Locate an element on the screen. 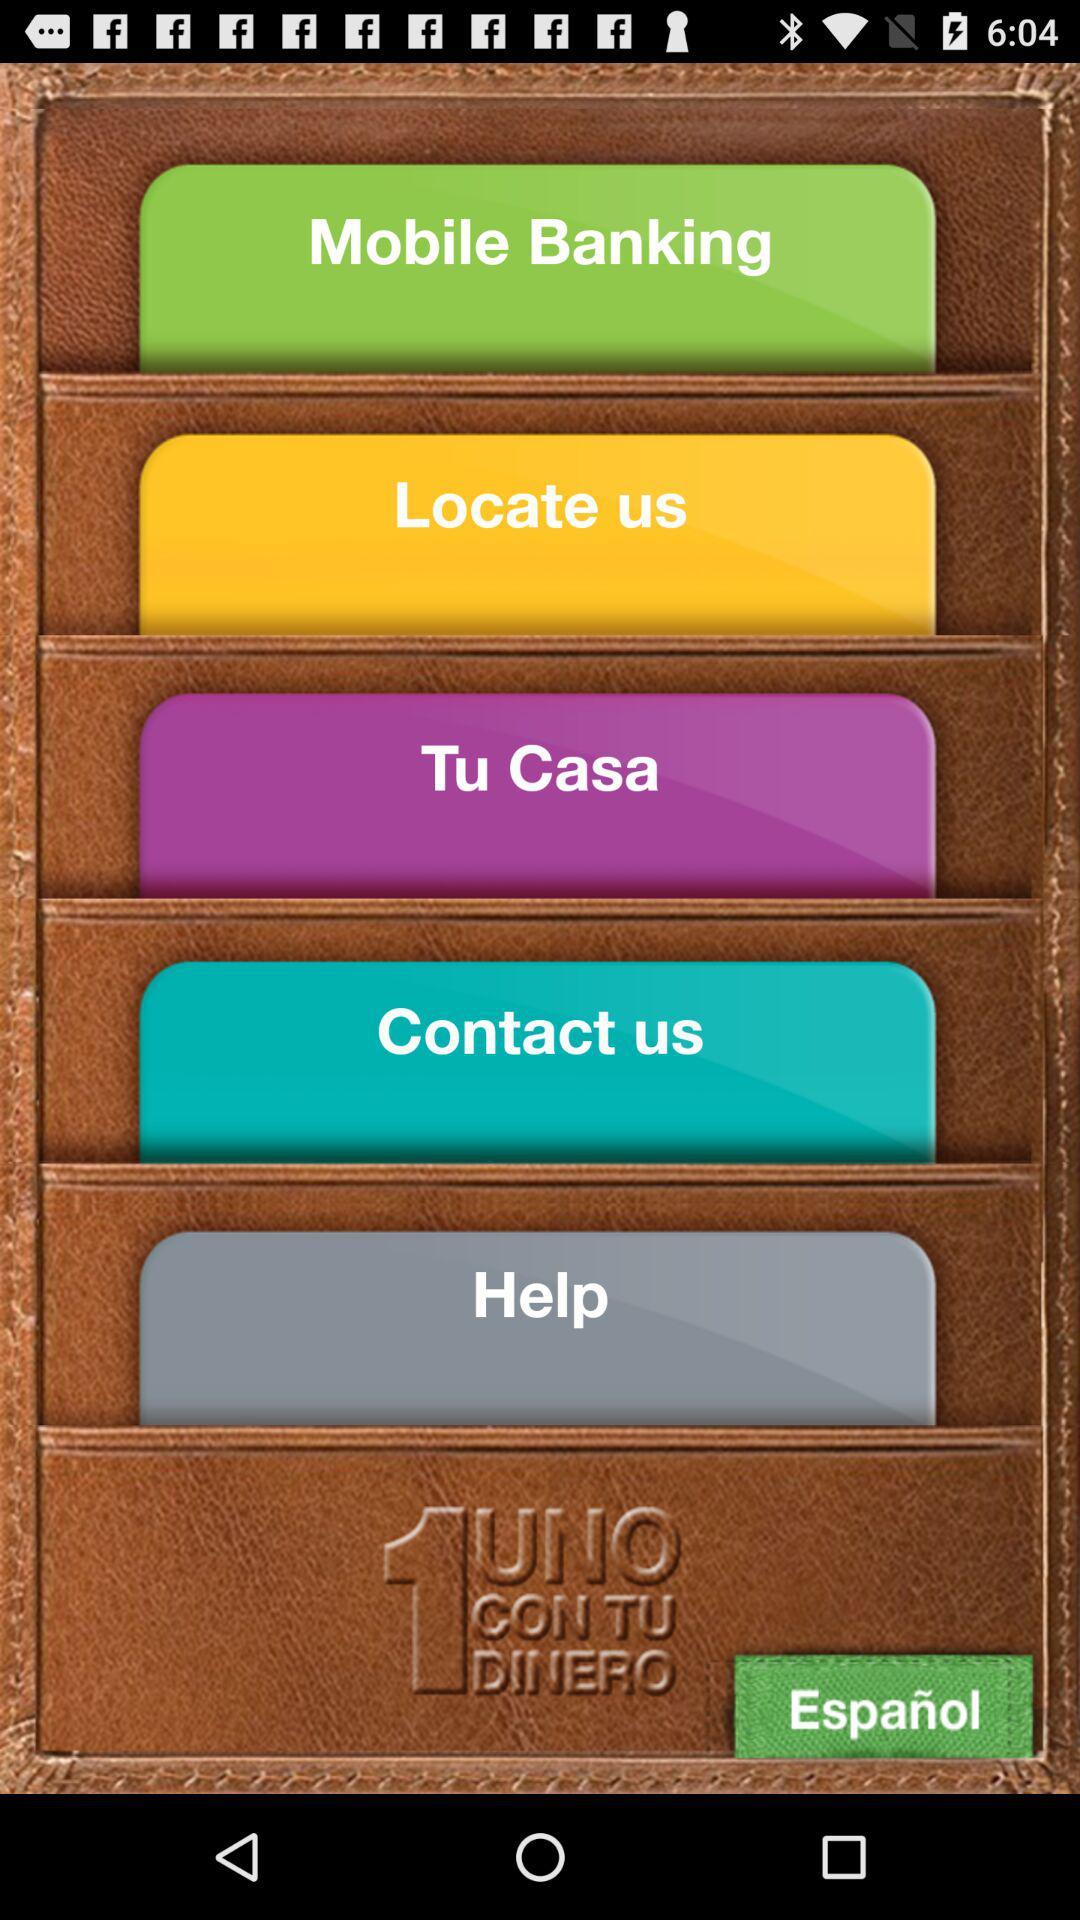 The height and width of the screenshot is (1920, 1080). the tu casa app is located at coordinates (540, 766).